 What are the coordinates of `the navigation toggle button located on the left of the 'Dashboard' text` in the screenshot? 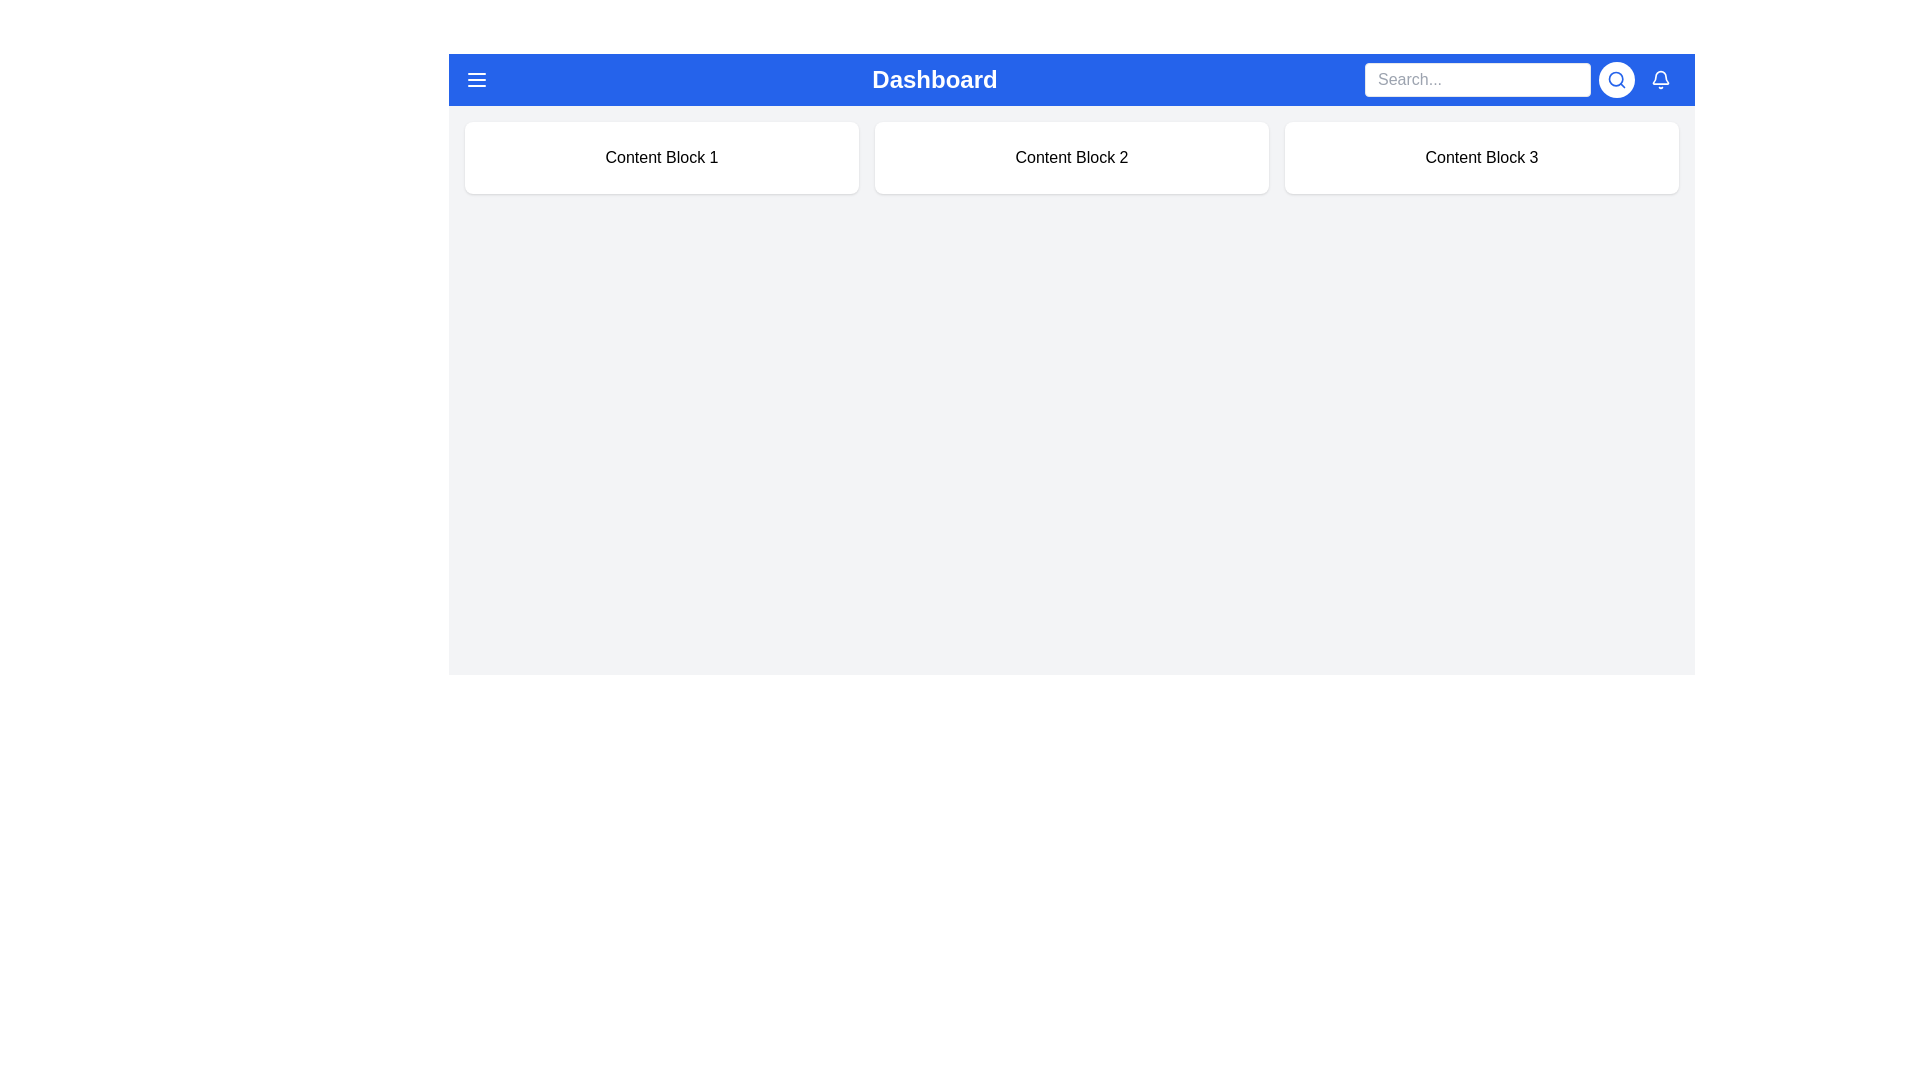 It's located at (475, 79).